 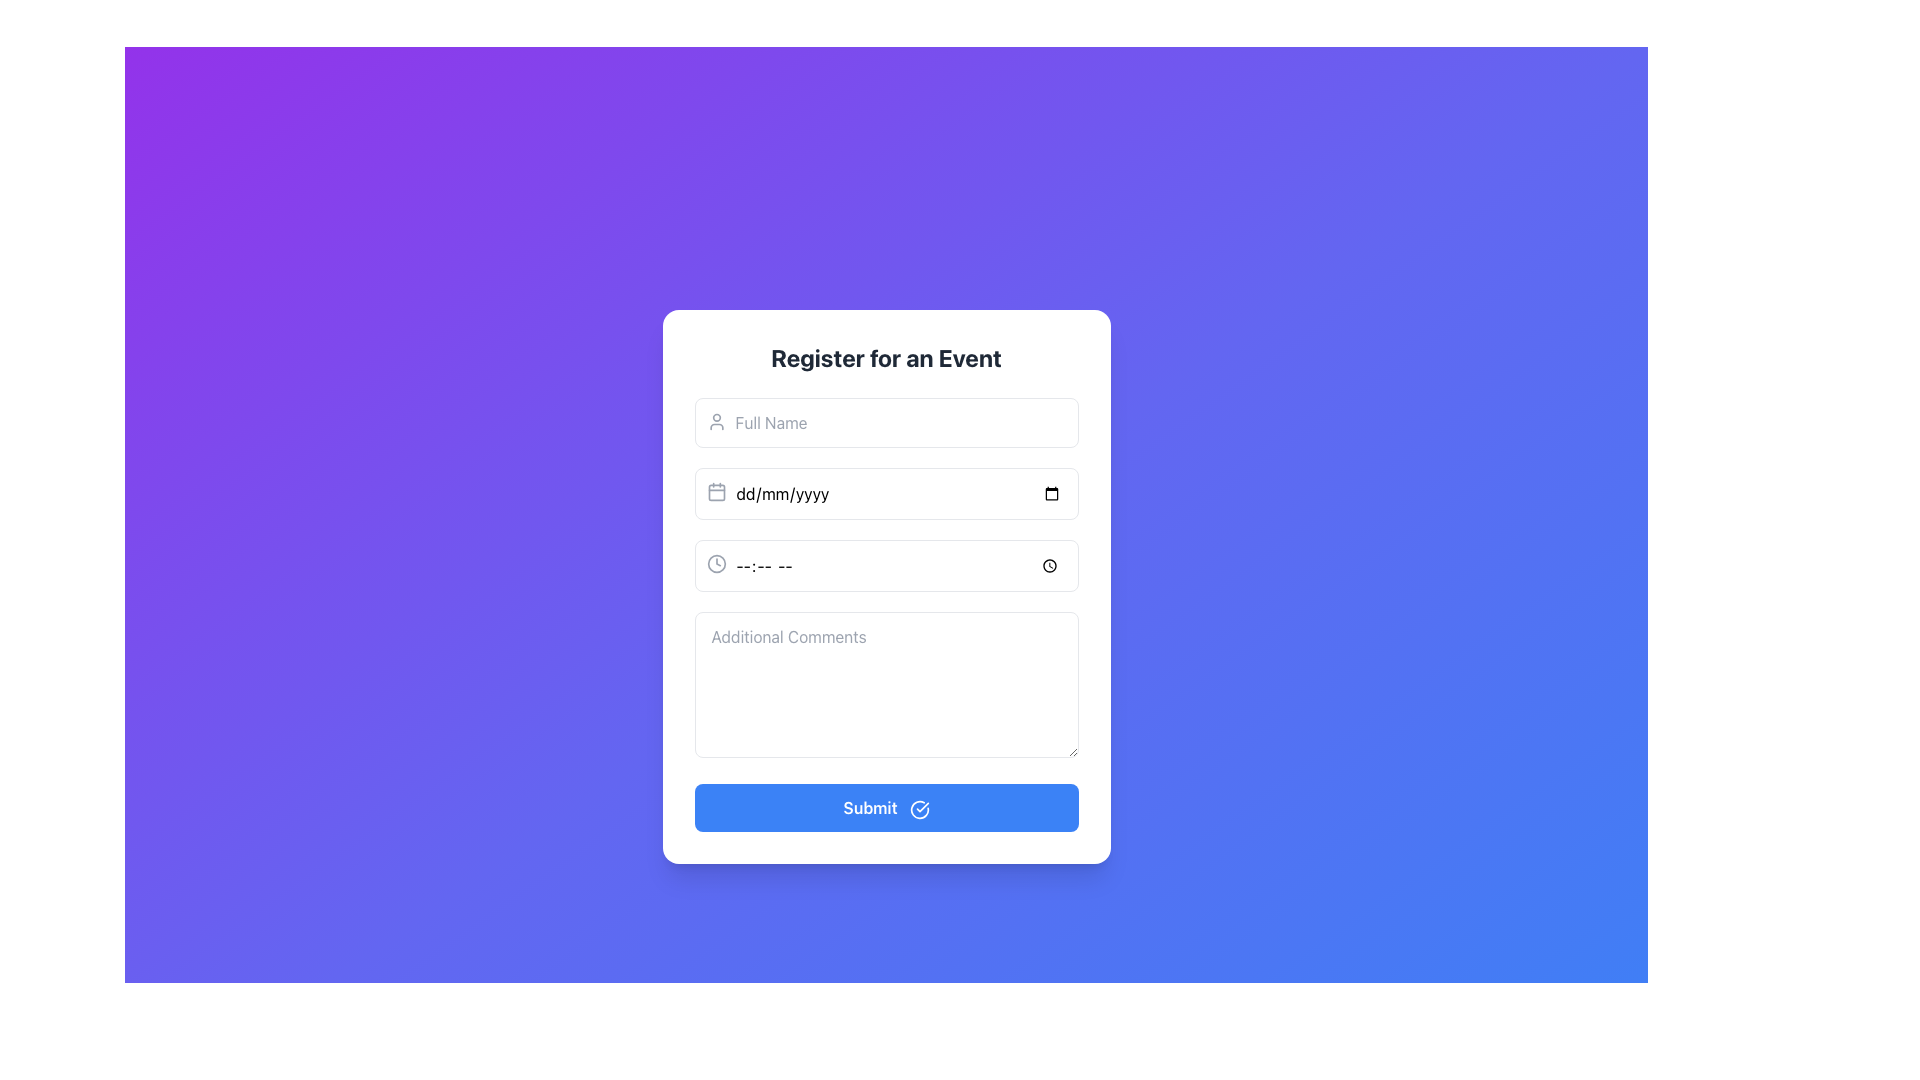 What do you see at coordinates (716, 420) in the screenshot?
I see `the user profile icon, which is a gray silhouette of a human head and shoulders located inside the 'Full Name' text input box, aligned to the left` at bounding box center [716, 420].